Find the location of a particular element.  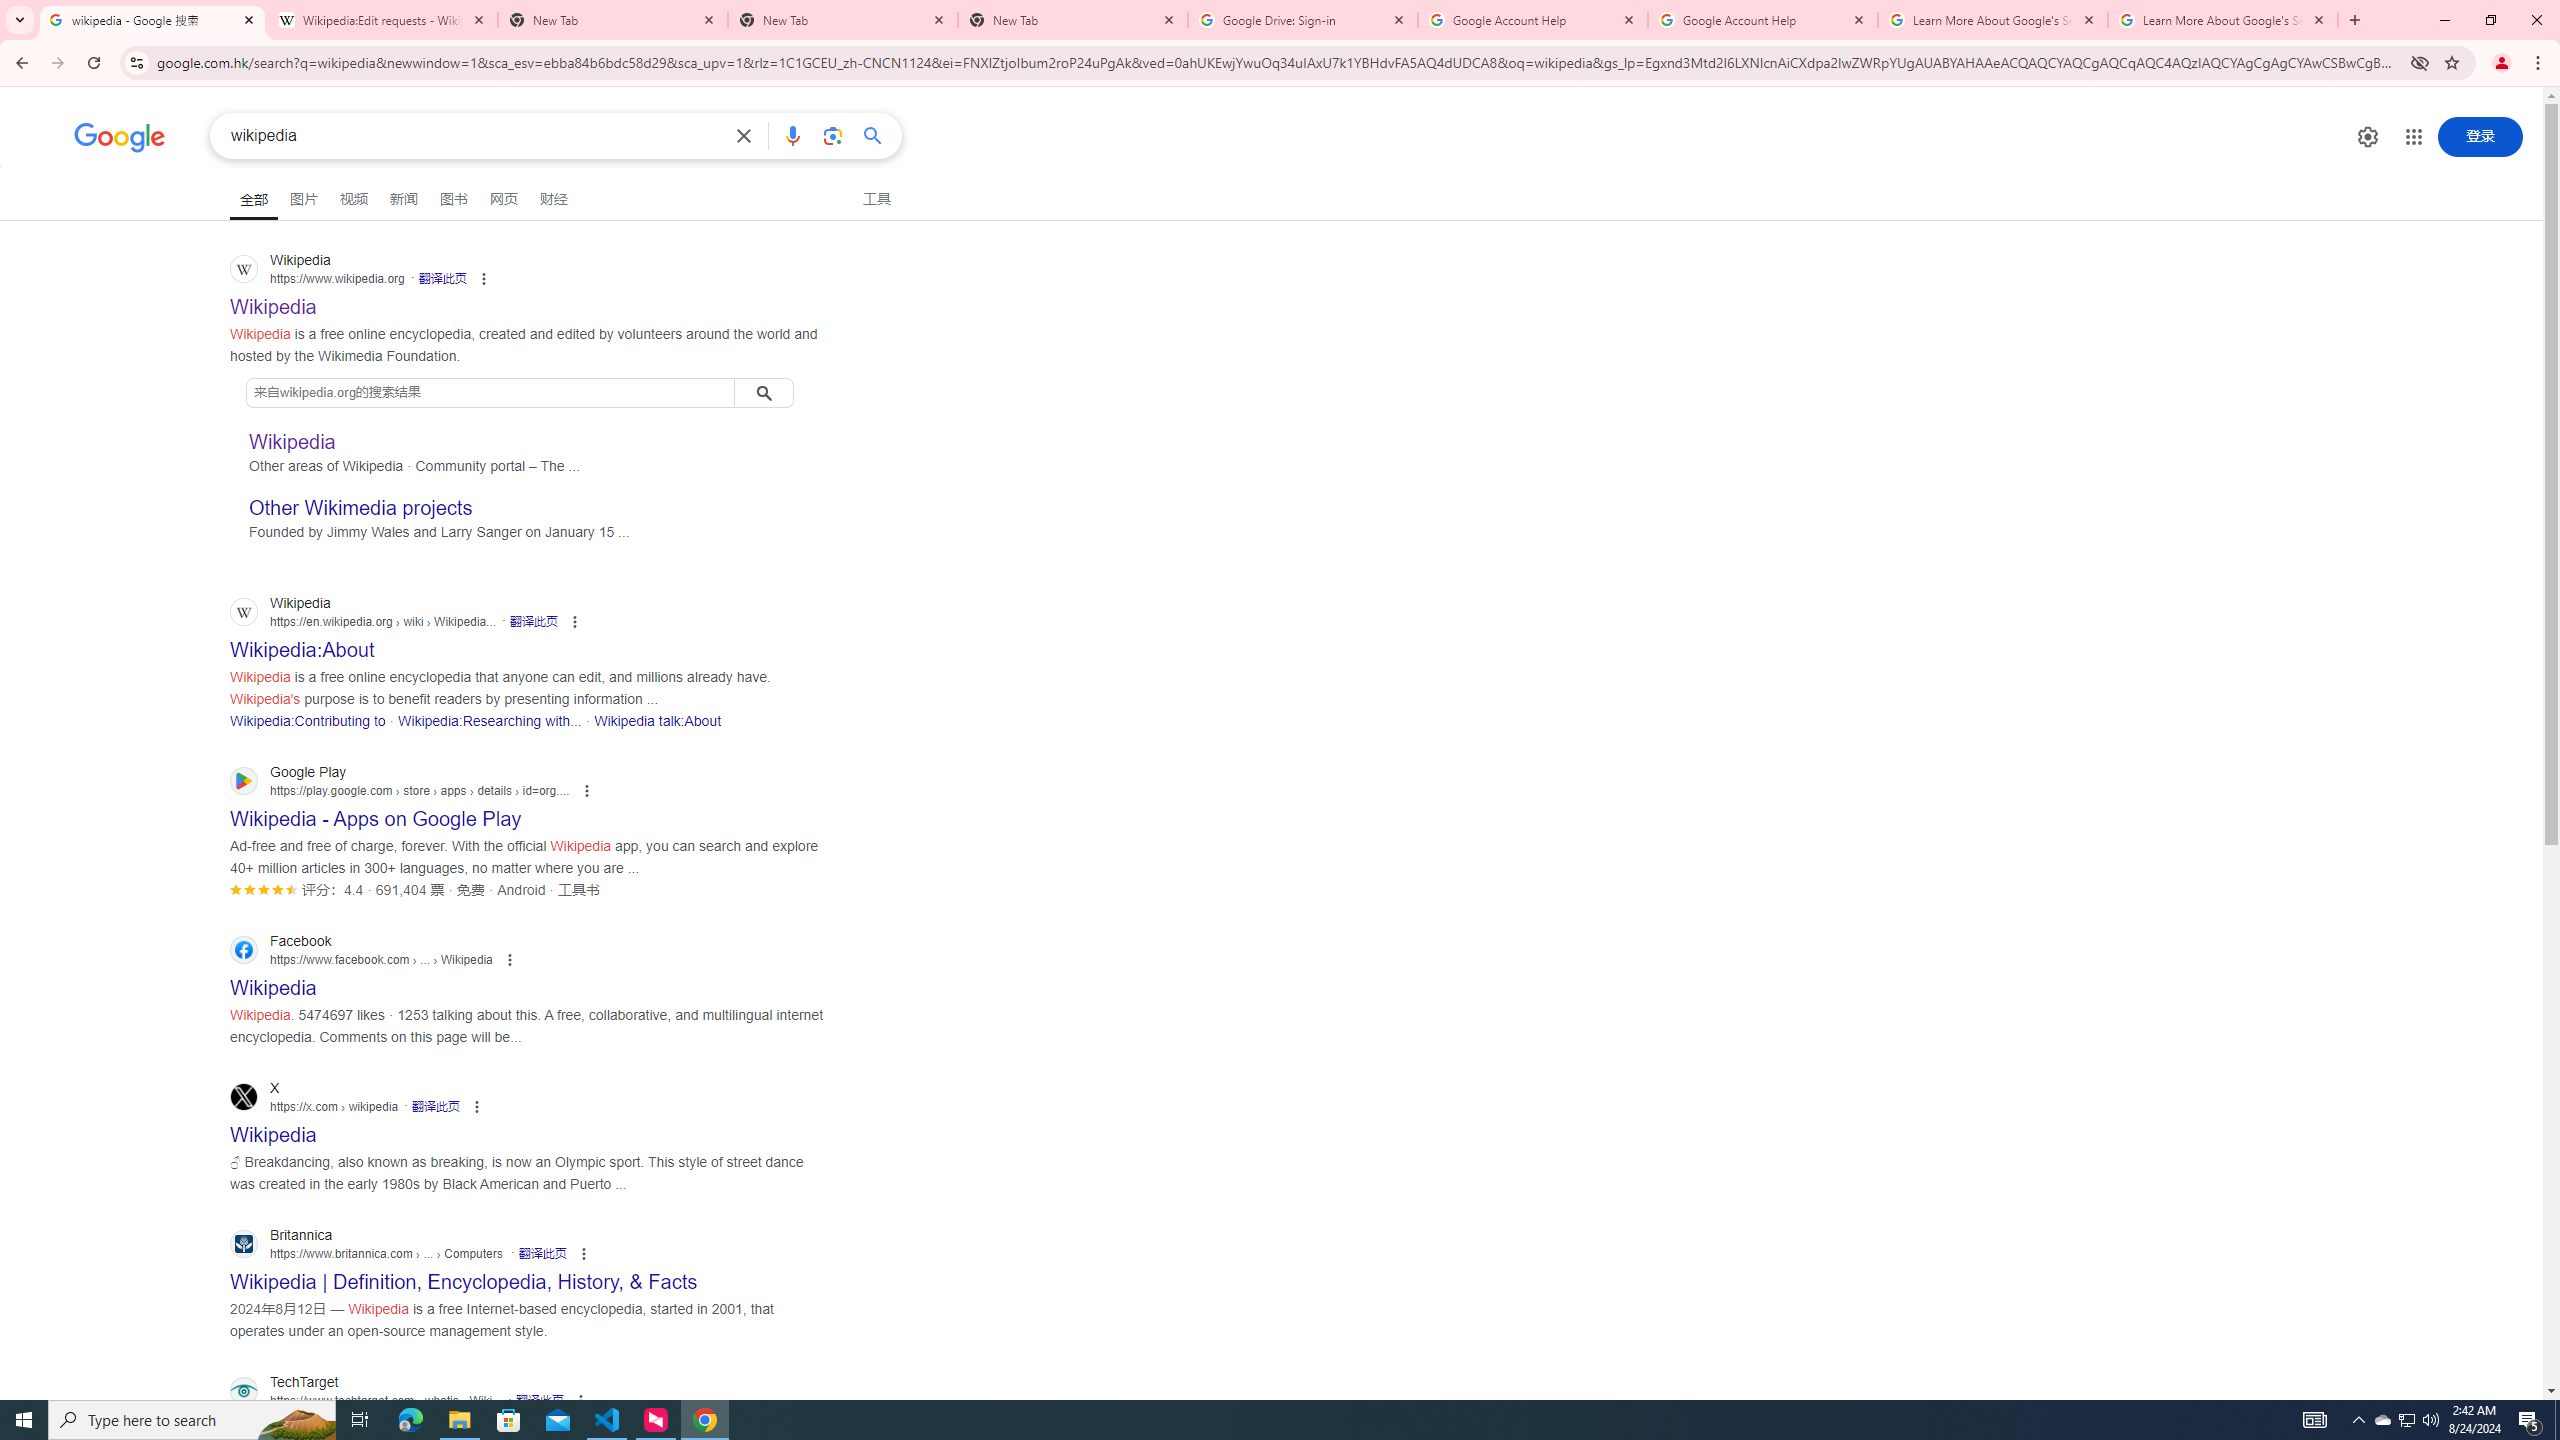

'View site information' is located at coordinates (135, 61).